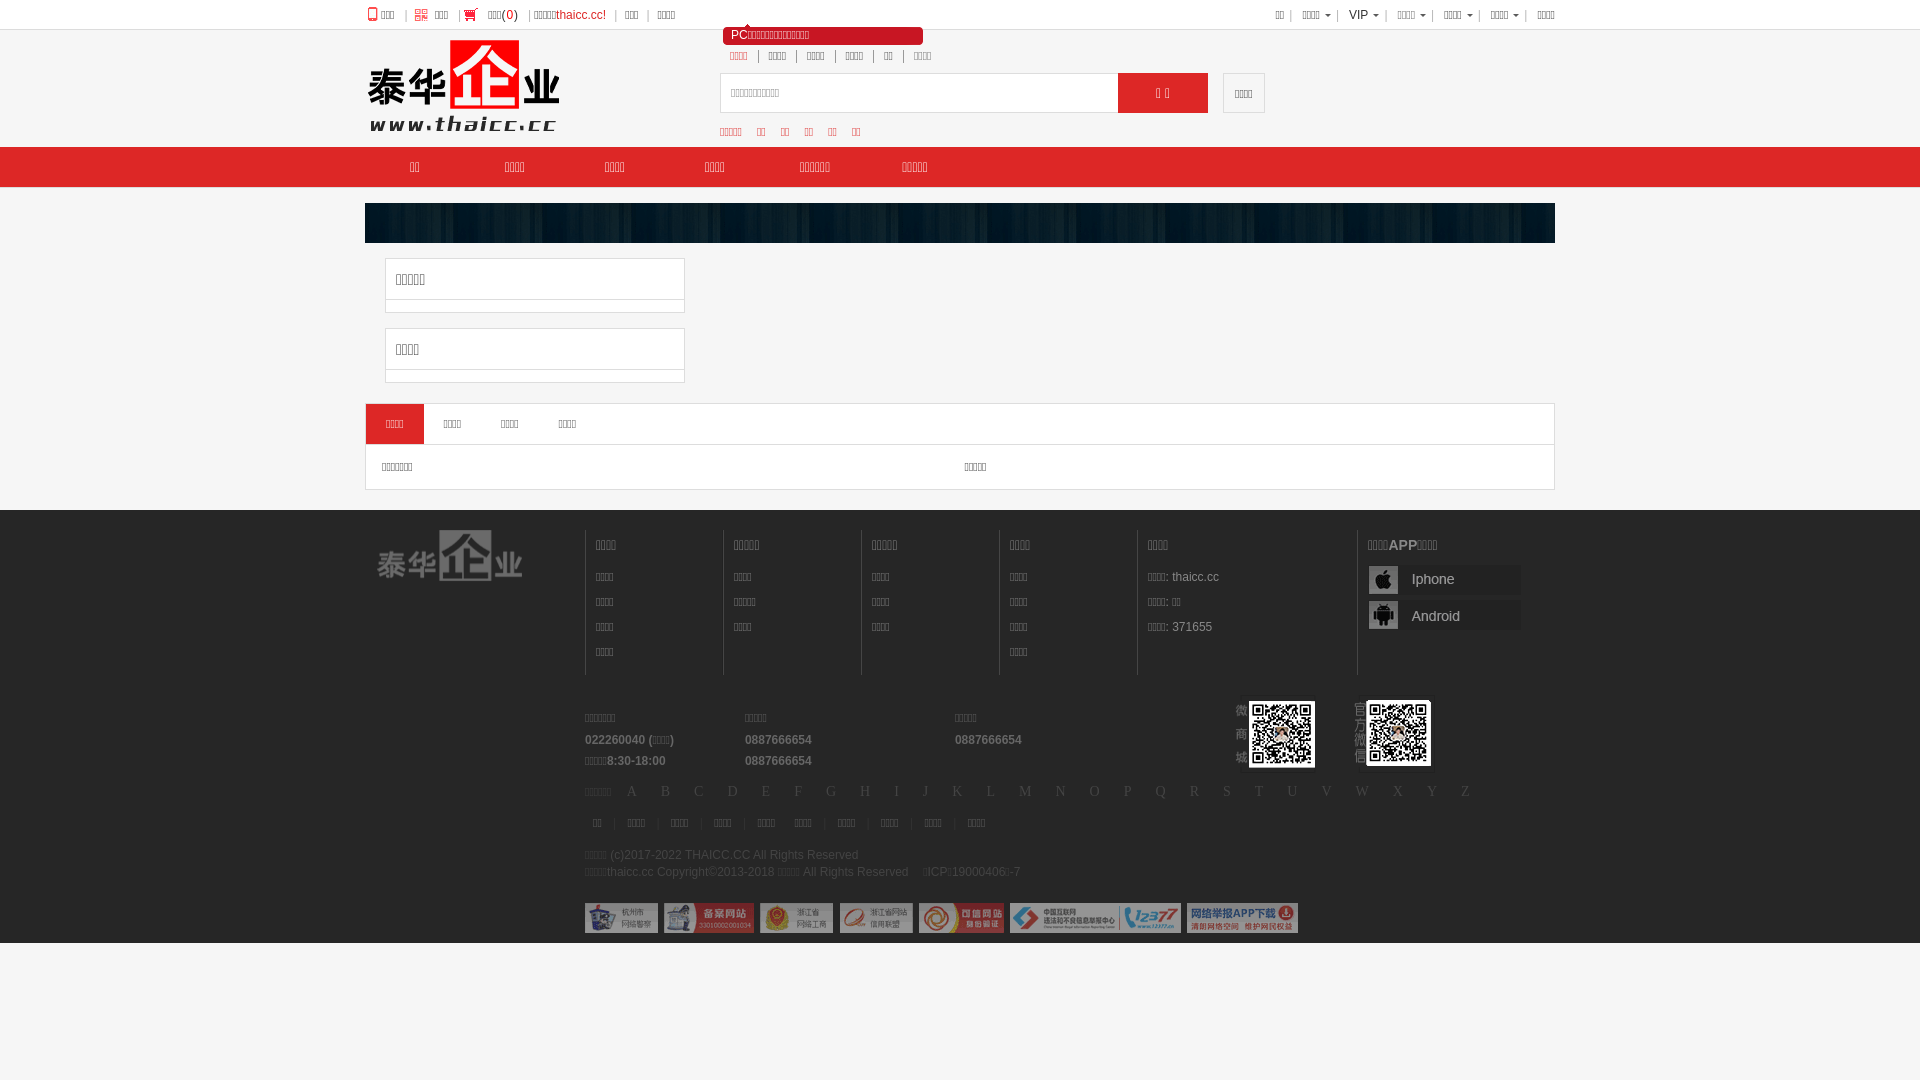 The image size is (1920, 1080). What do you see at coordinates (1194, 790) in the screenshot?
I see `'R'` at bounding box center [1194, 790].